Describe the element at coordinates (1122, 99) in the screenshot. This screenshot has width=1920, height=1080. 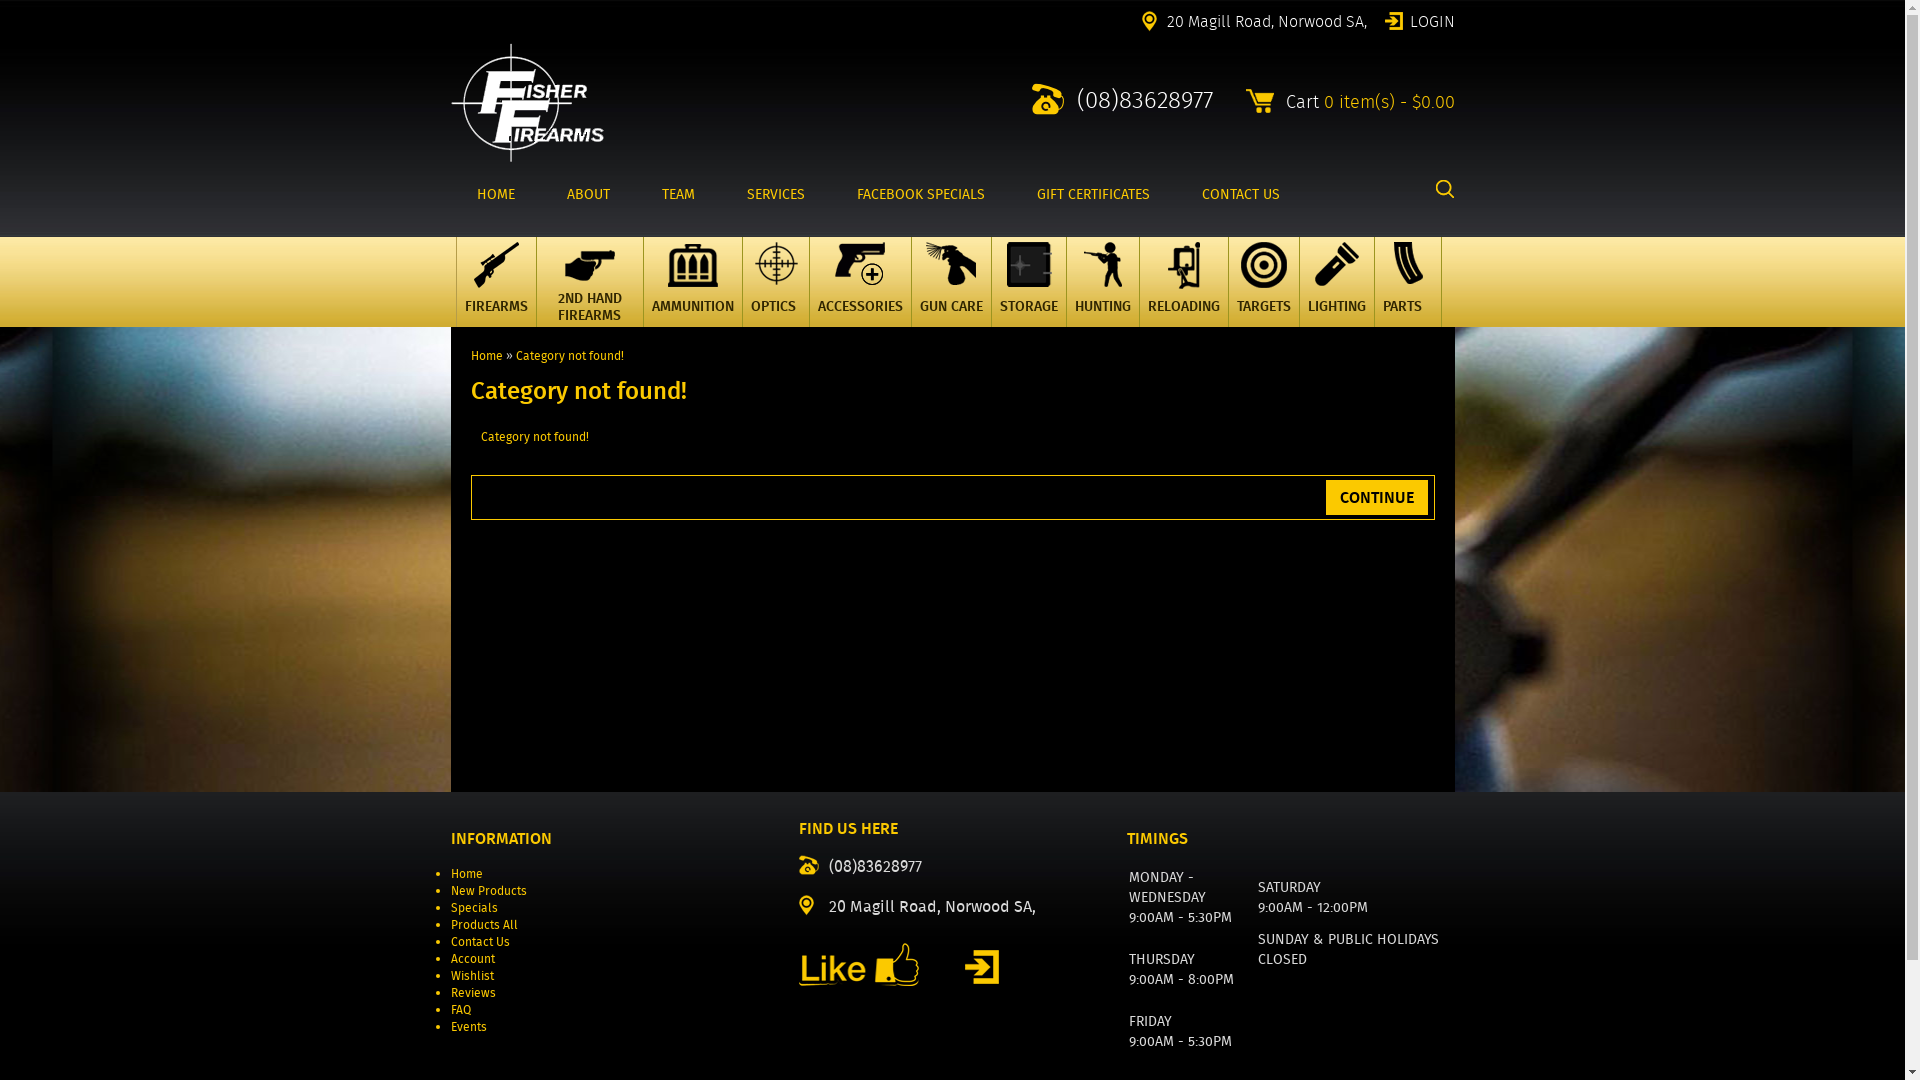
I see `'(08)83628977'` at that location.